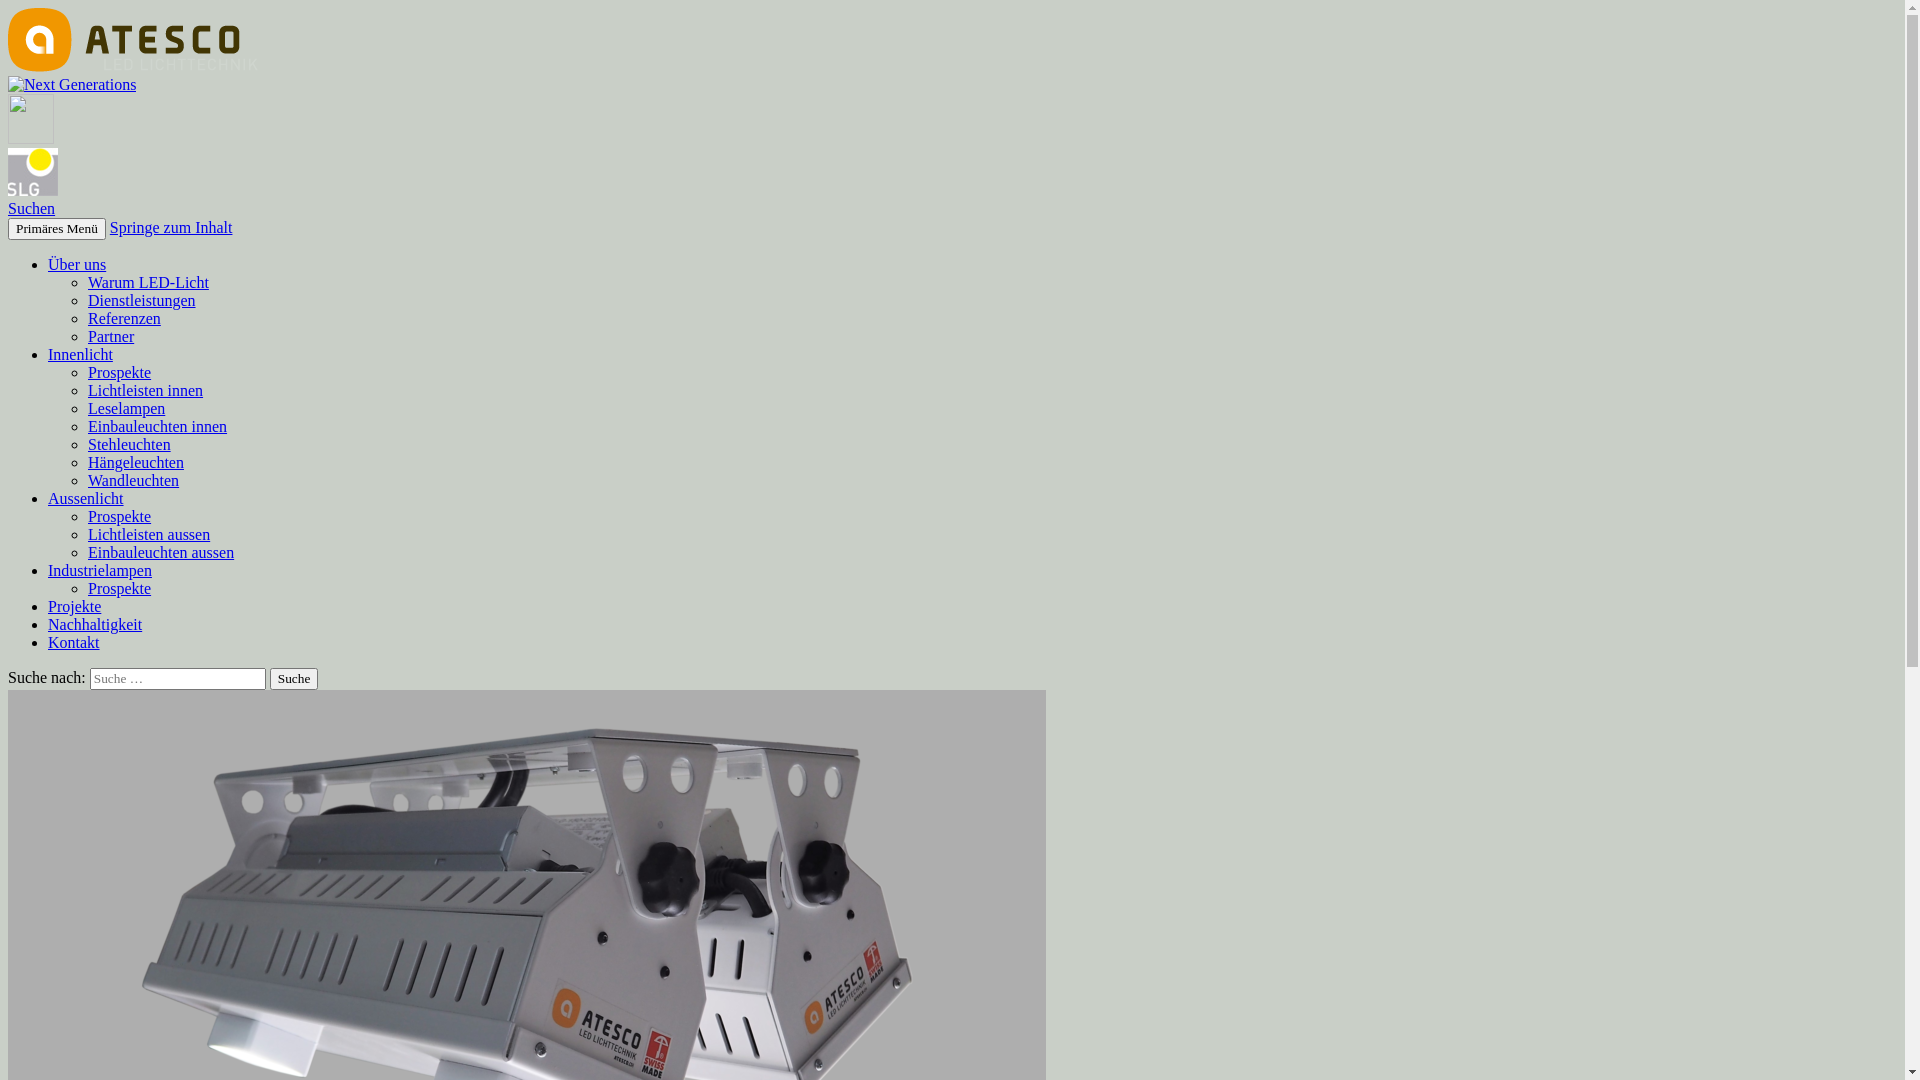 Image resolution: width=1920 pixels, height=1080 pixels. Describe the element at coordinates (74, 605) in the screenshot. I see `'Projekte'` at that location.